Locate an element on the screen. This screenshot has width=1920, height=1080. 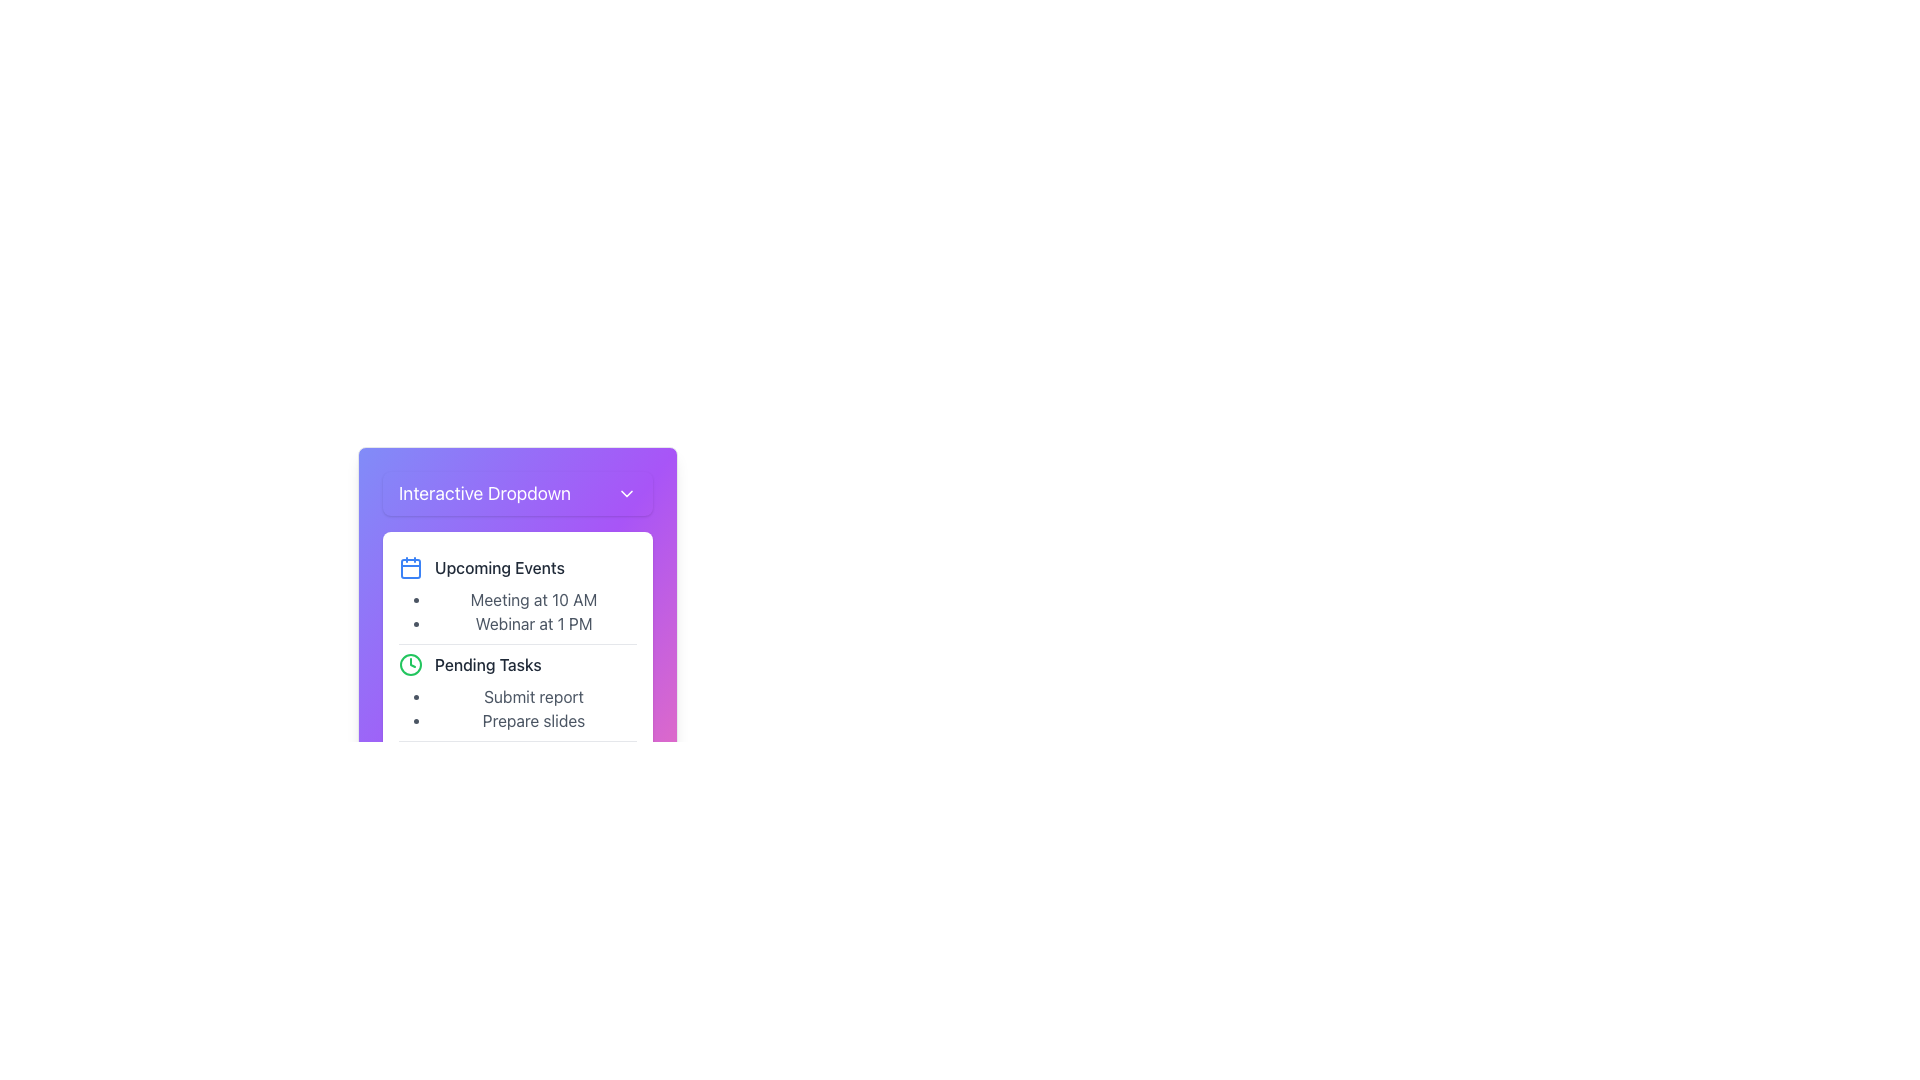
text of the second item in the 'Pending Tasks' section titled 'Prepare slides' in the 'Interactive Dropdown' card interface is located at coordinates (533, 721).